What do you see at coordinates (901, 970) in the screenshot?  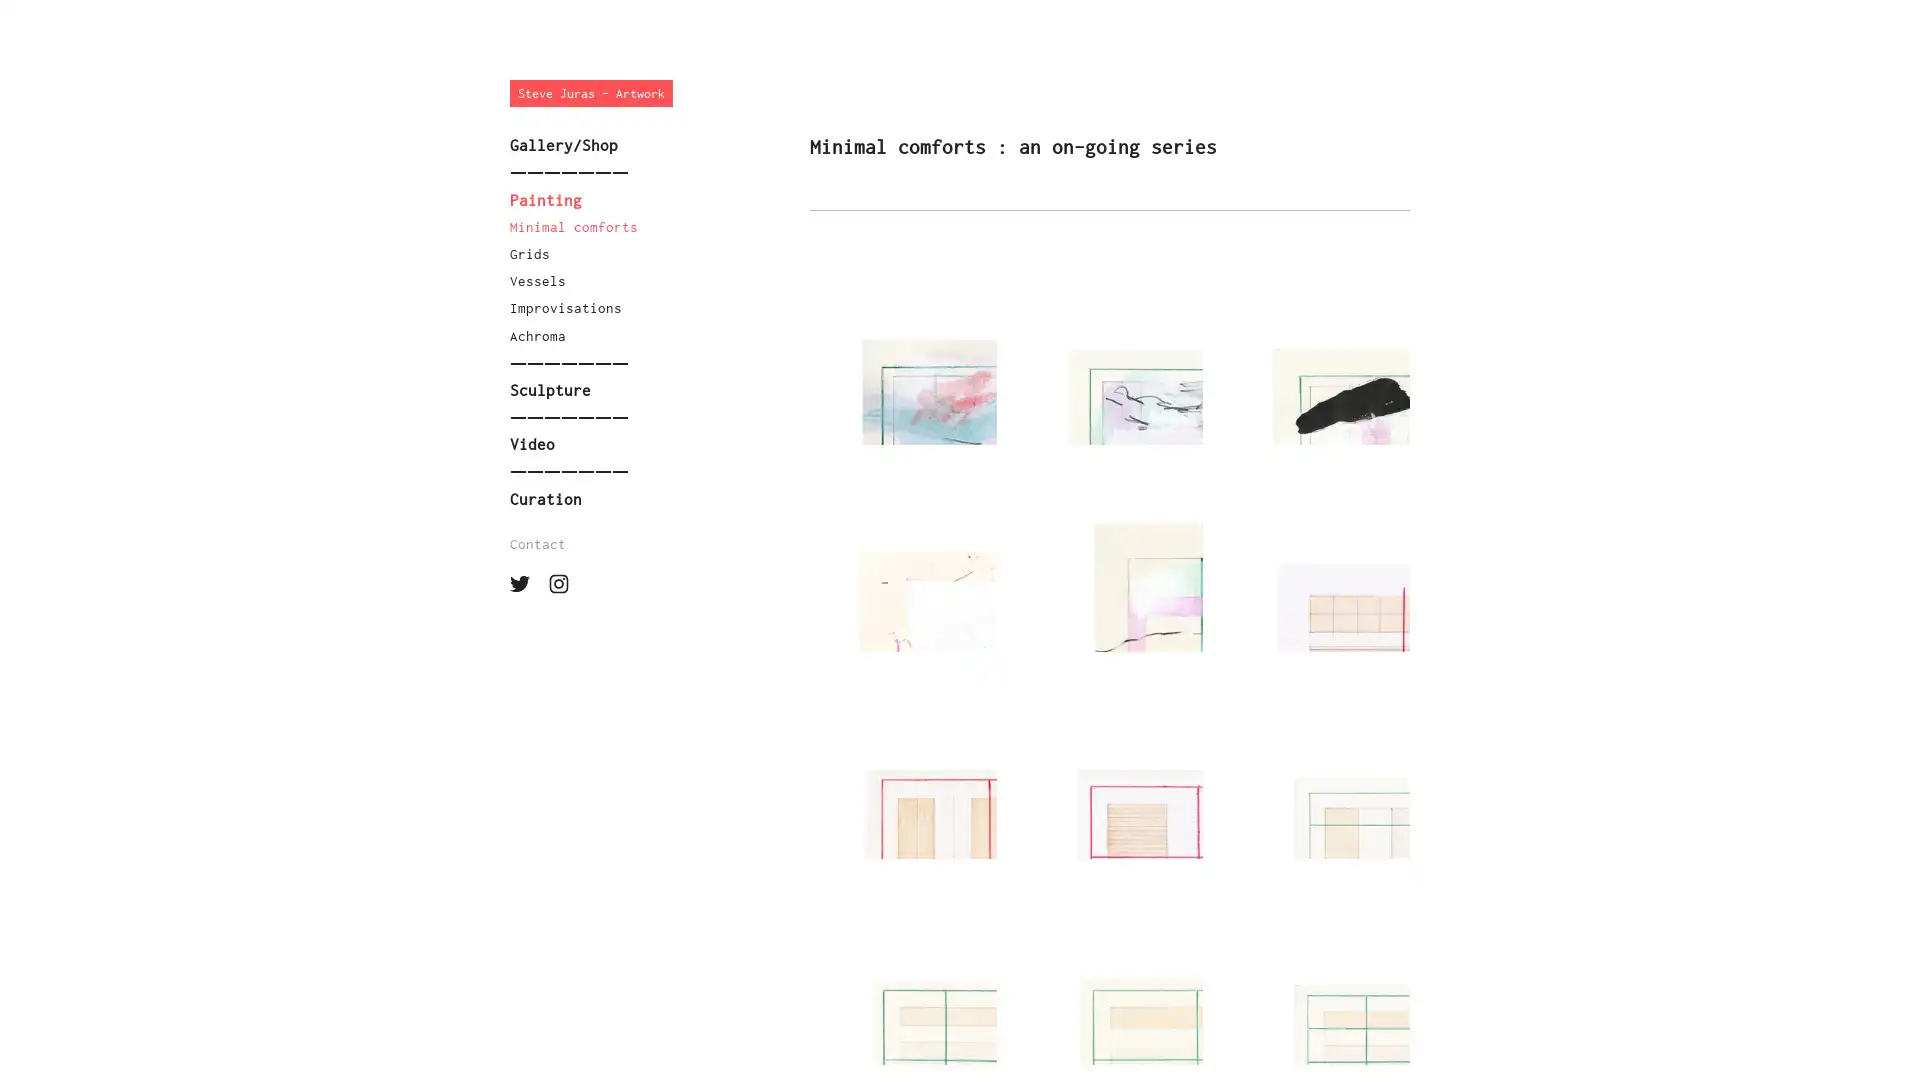 I see `View fullsize Kuss des Lebens` at bounding box center [901, 970].